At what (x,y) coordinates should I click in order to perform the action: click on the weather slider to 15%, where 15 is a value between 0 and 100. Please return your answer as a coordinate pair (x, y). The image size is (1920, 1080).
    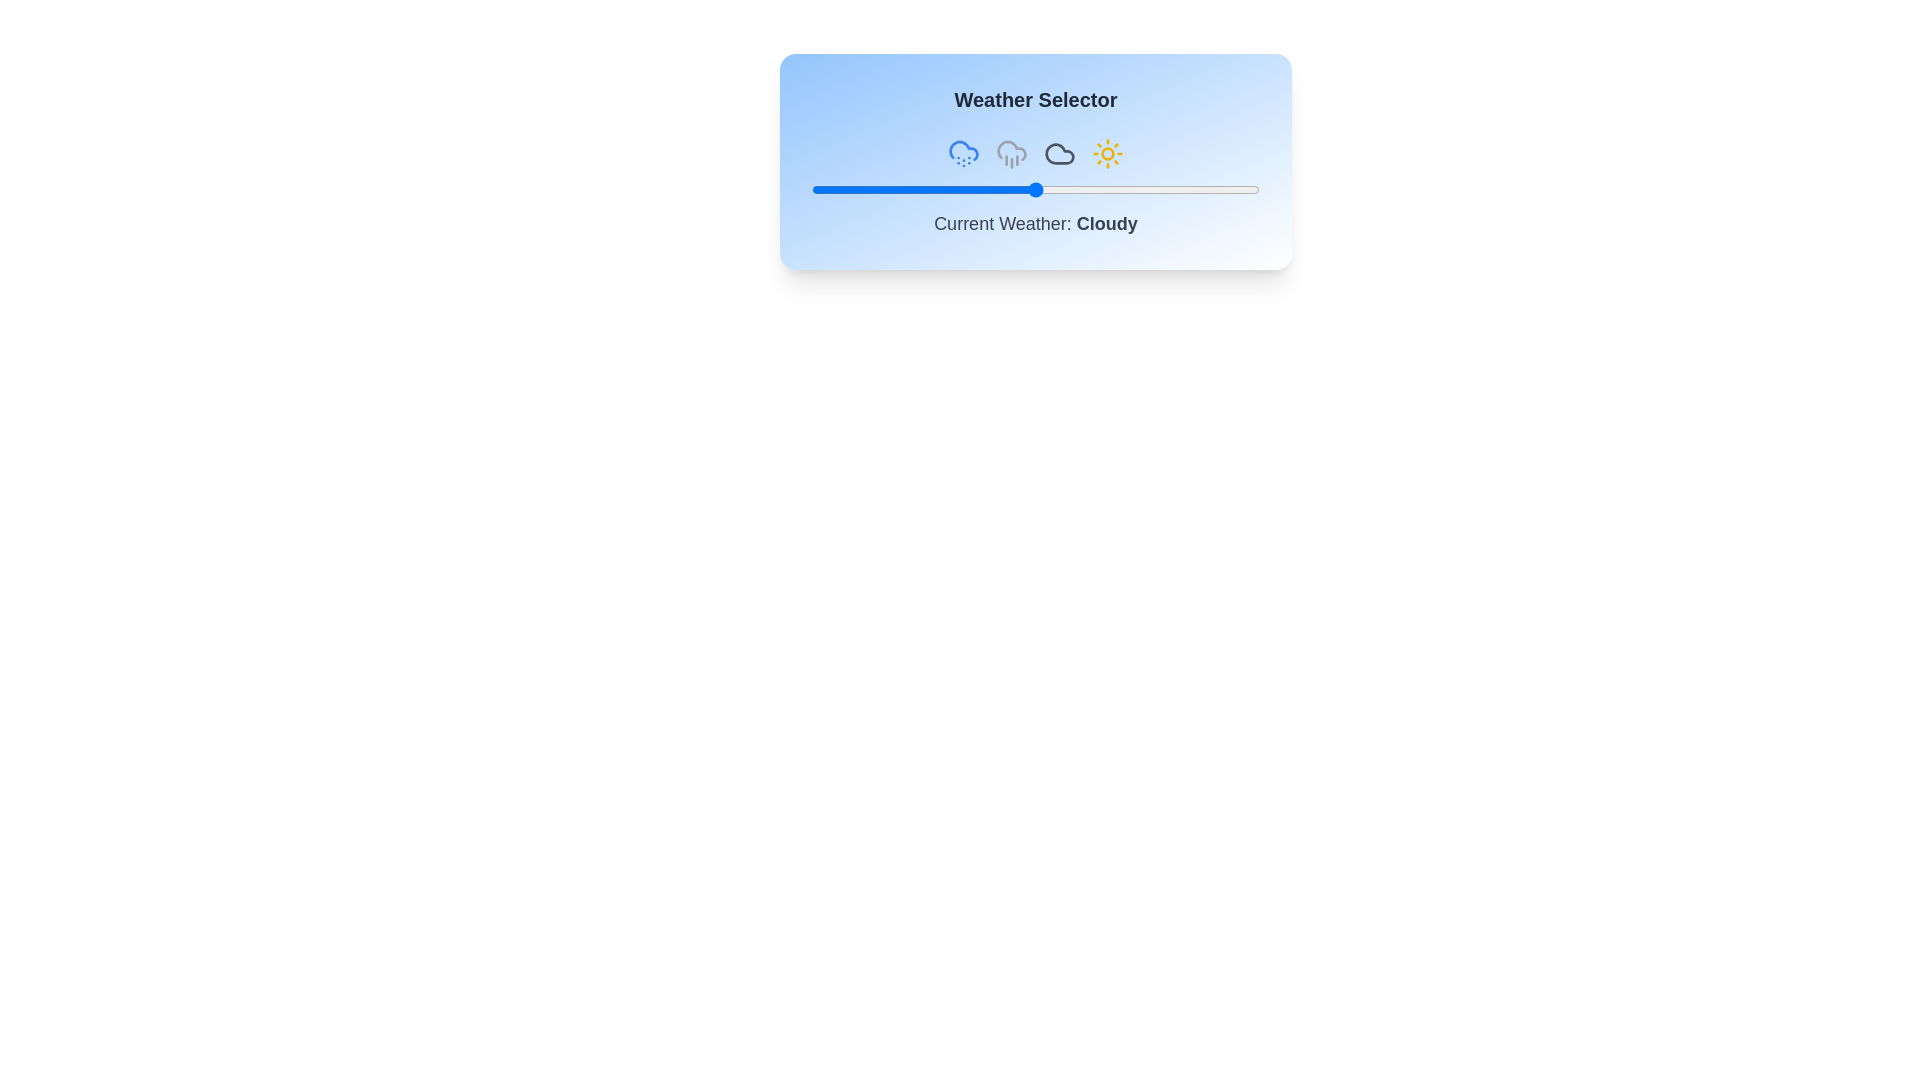
    Looking at the image, I should click on (879, 189).